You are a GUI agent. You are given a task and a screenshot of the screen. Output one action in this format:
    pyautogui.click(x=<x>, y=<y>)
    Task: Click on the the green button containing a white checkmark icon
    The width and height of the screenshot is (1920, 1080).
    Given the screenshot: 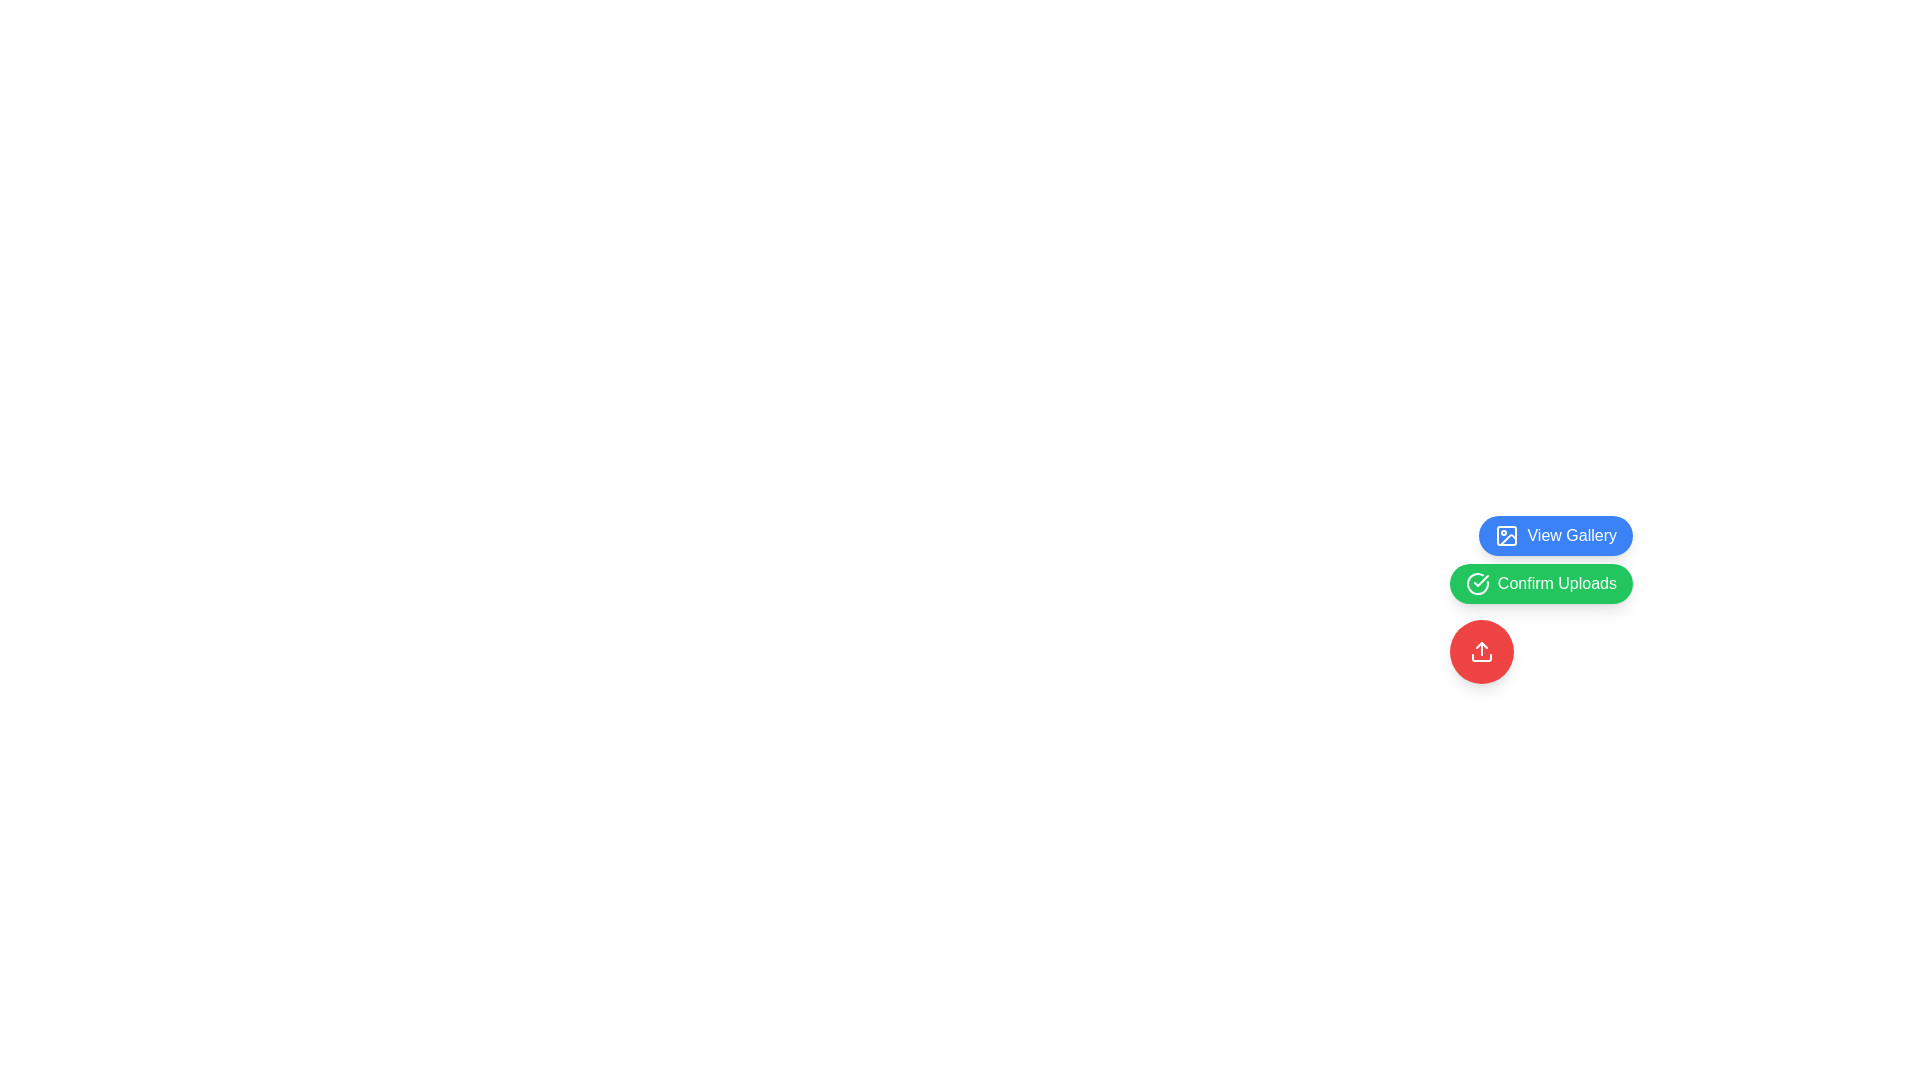 What is the action you would take?
    pyautogui.click(x=1481, y=581)
    